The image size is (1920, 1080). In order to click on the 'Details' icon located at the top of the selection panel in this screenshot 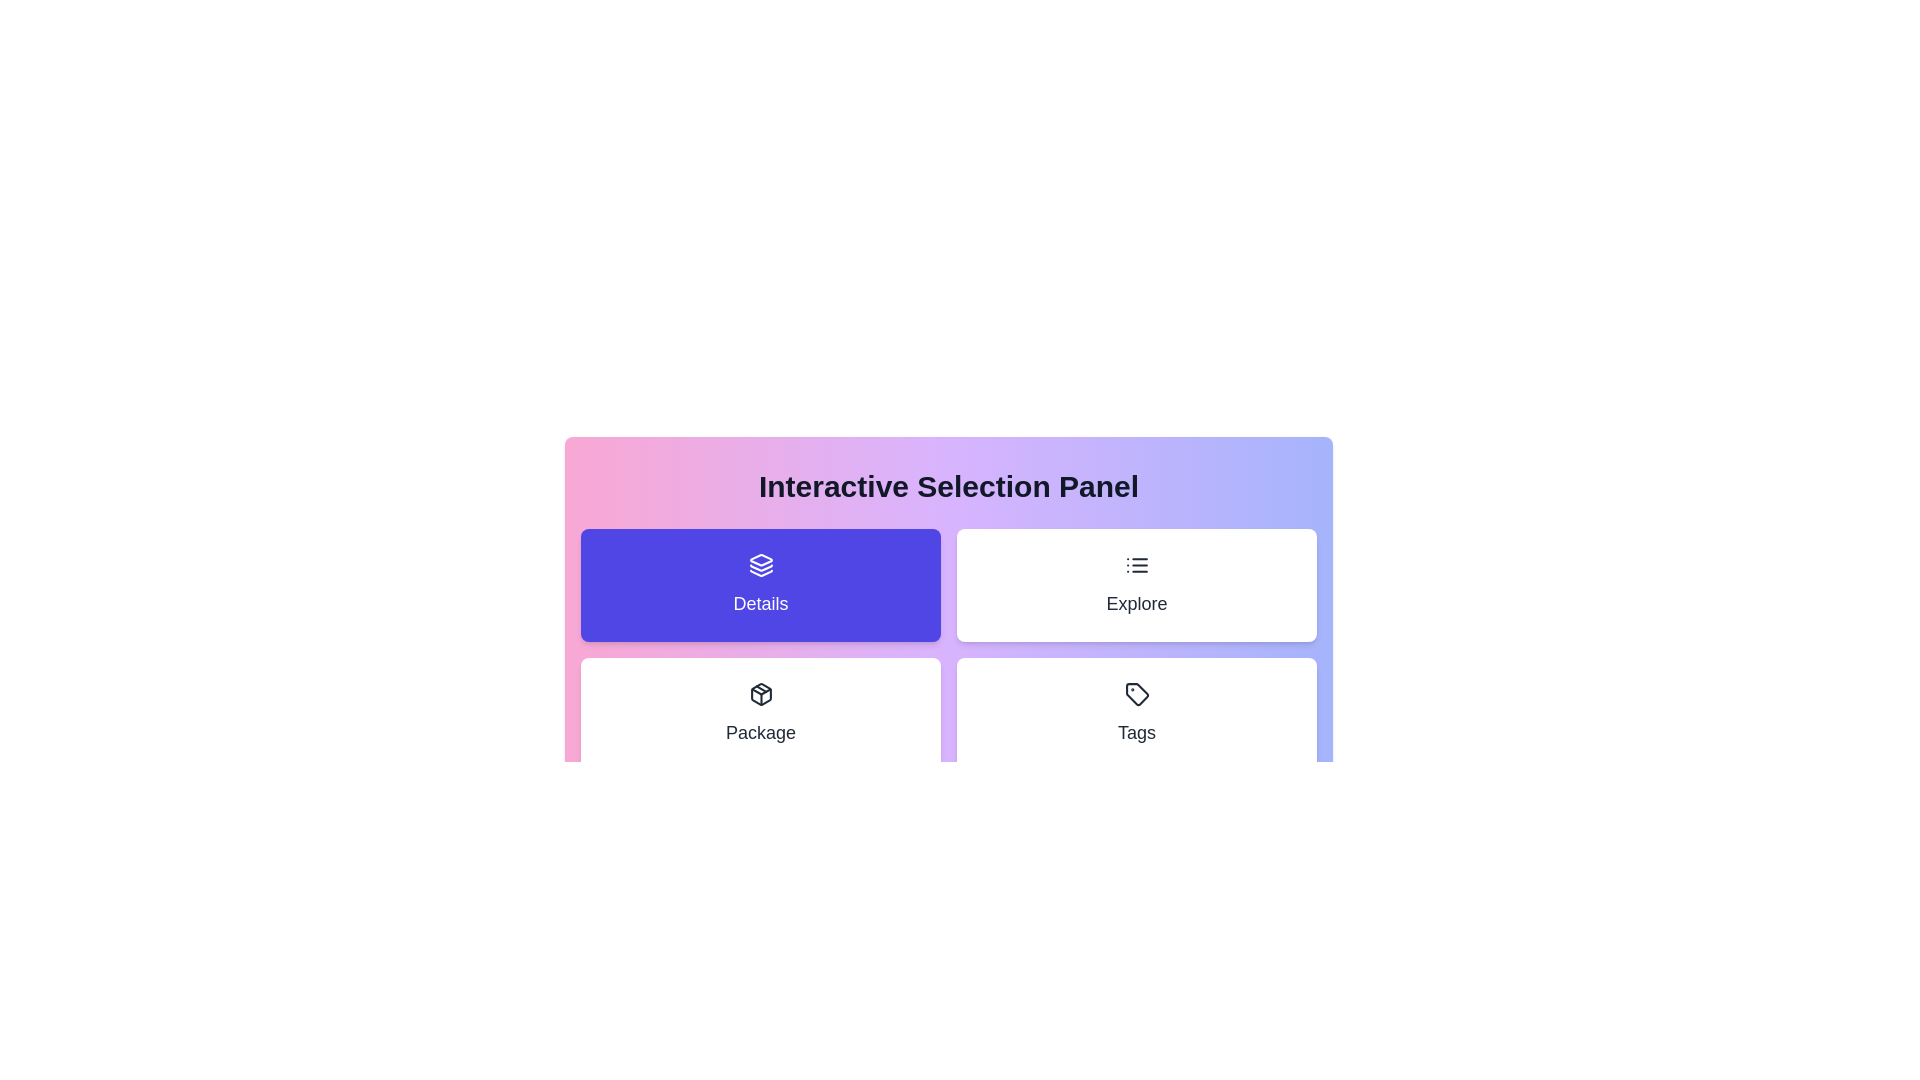, I will do `click(760, 564)`.